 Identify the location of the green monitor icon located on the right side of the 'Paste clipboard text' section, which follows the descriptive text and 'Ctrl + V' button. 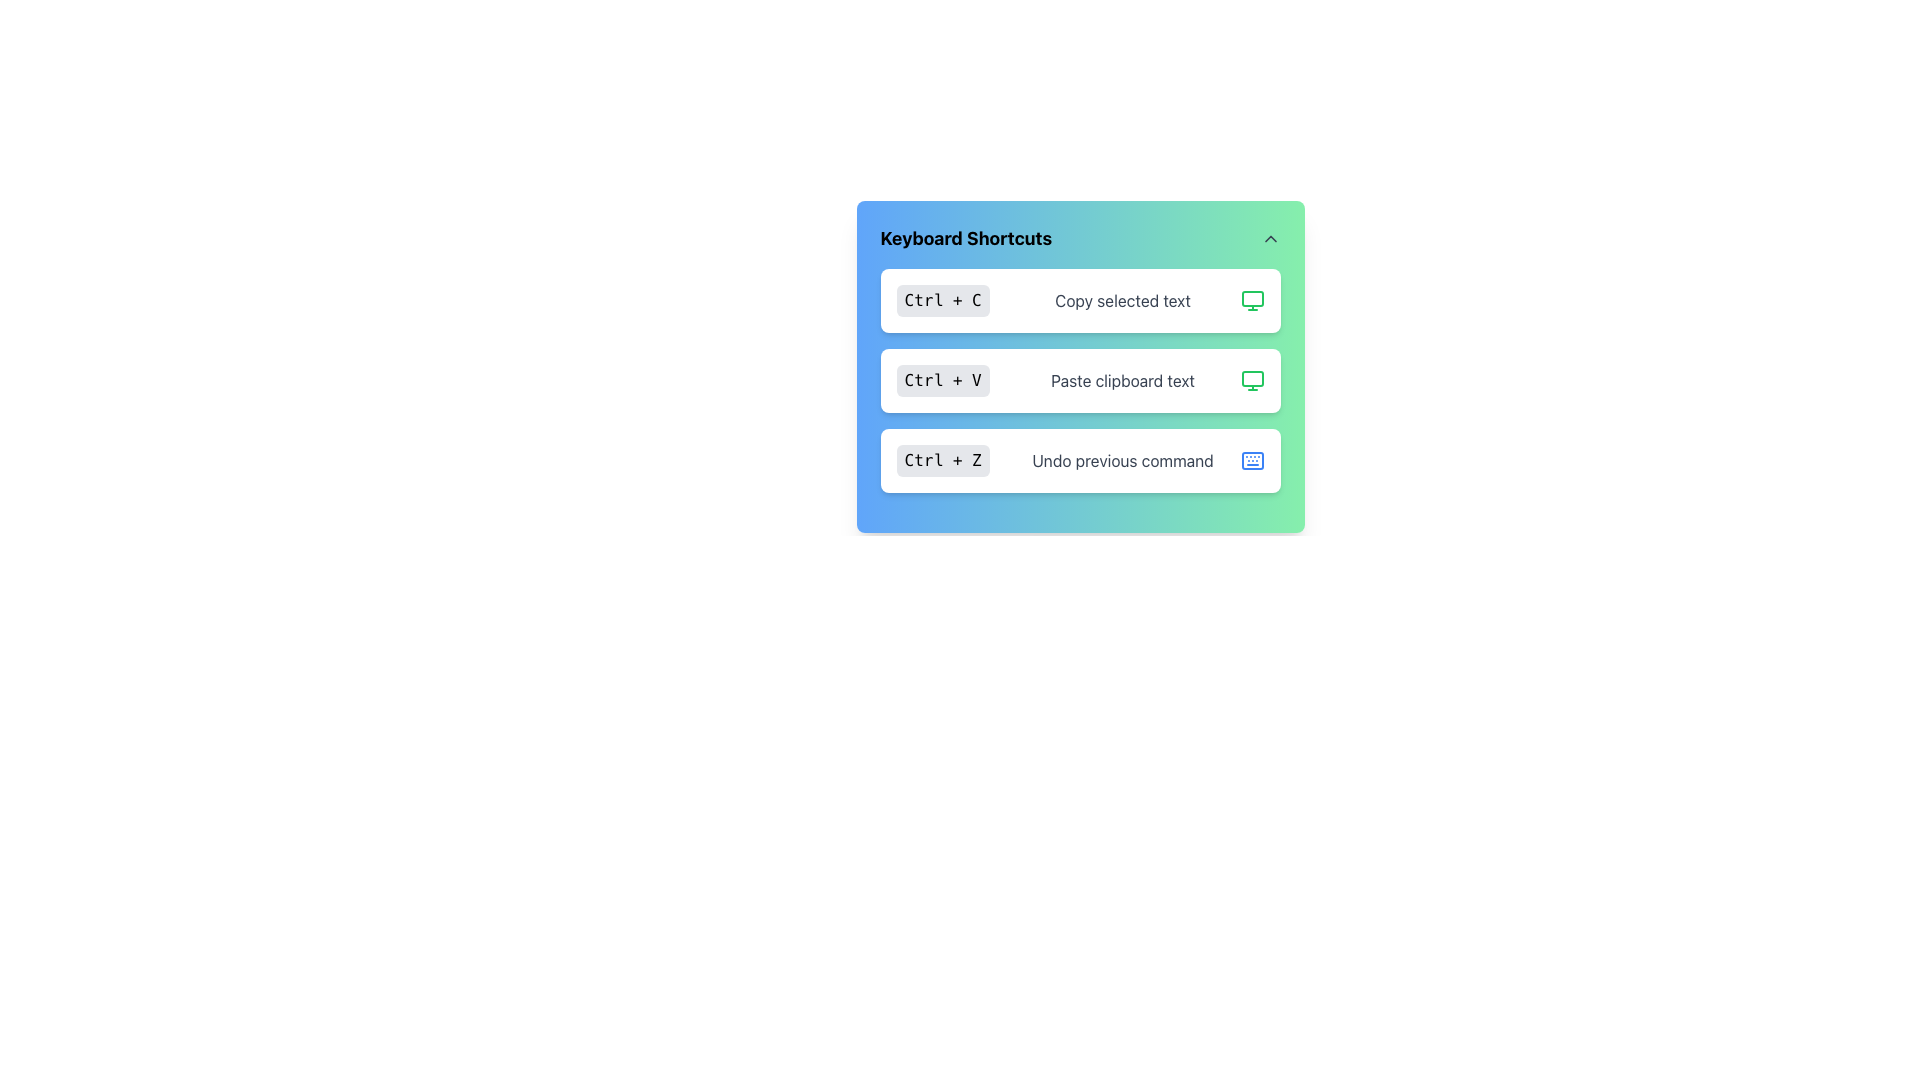
(1251, 381).